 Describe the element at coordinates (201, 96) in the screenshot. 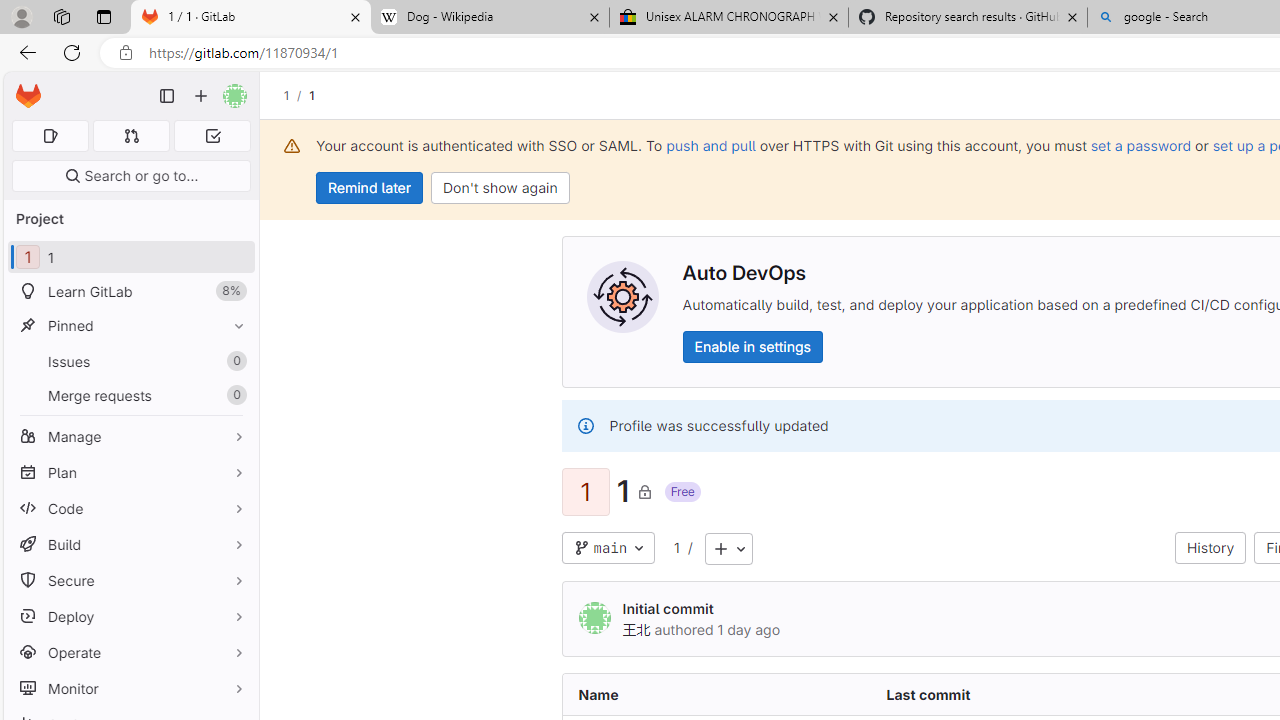

I see `'Create new...'` at that location.